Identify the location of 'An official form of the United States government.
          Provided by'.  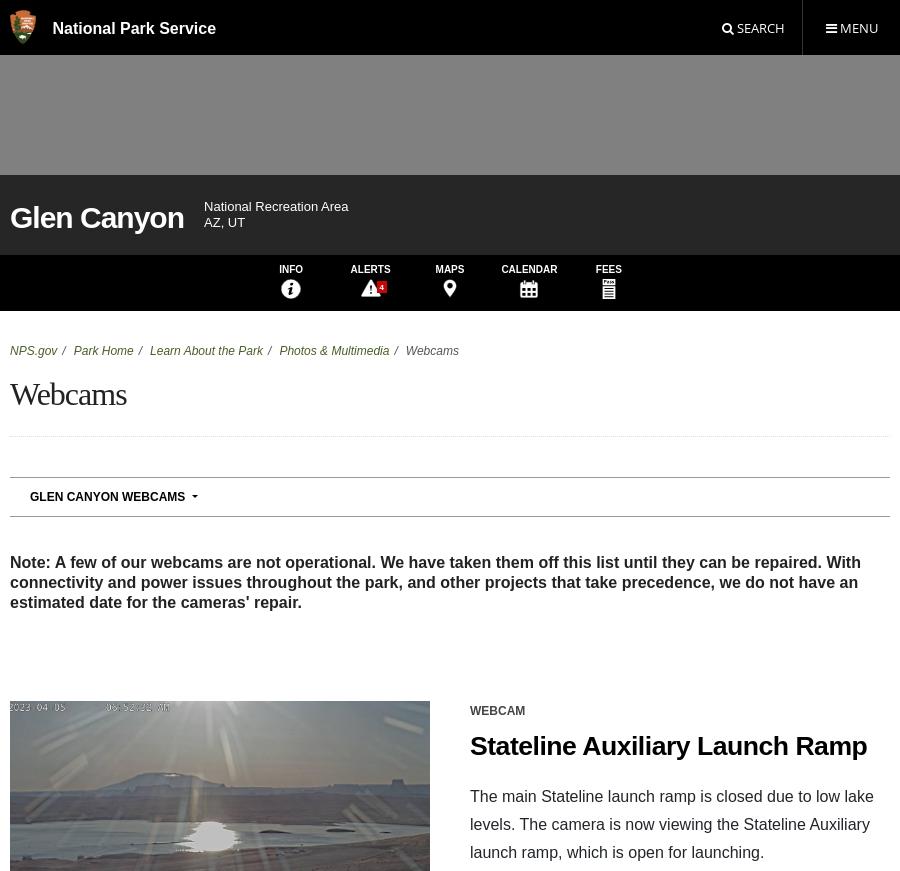
(385, 625).